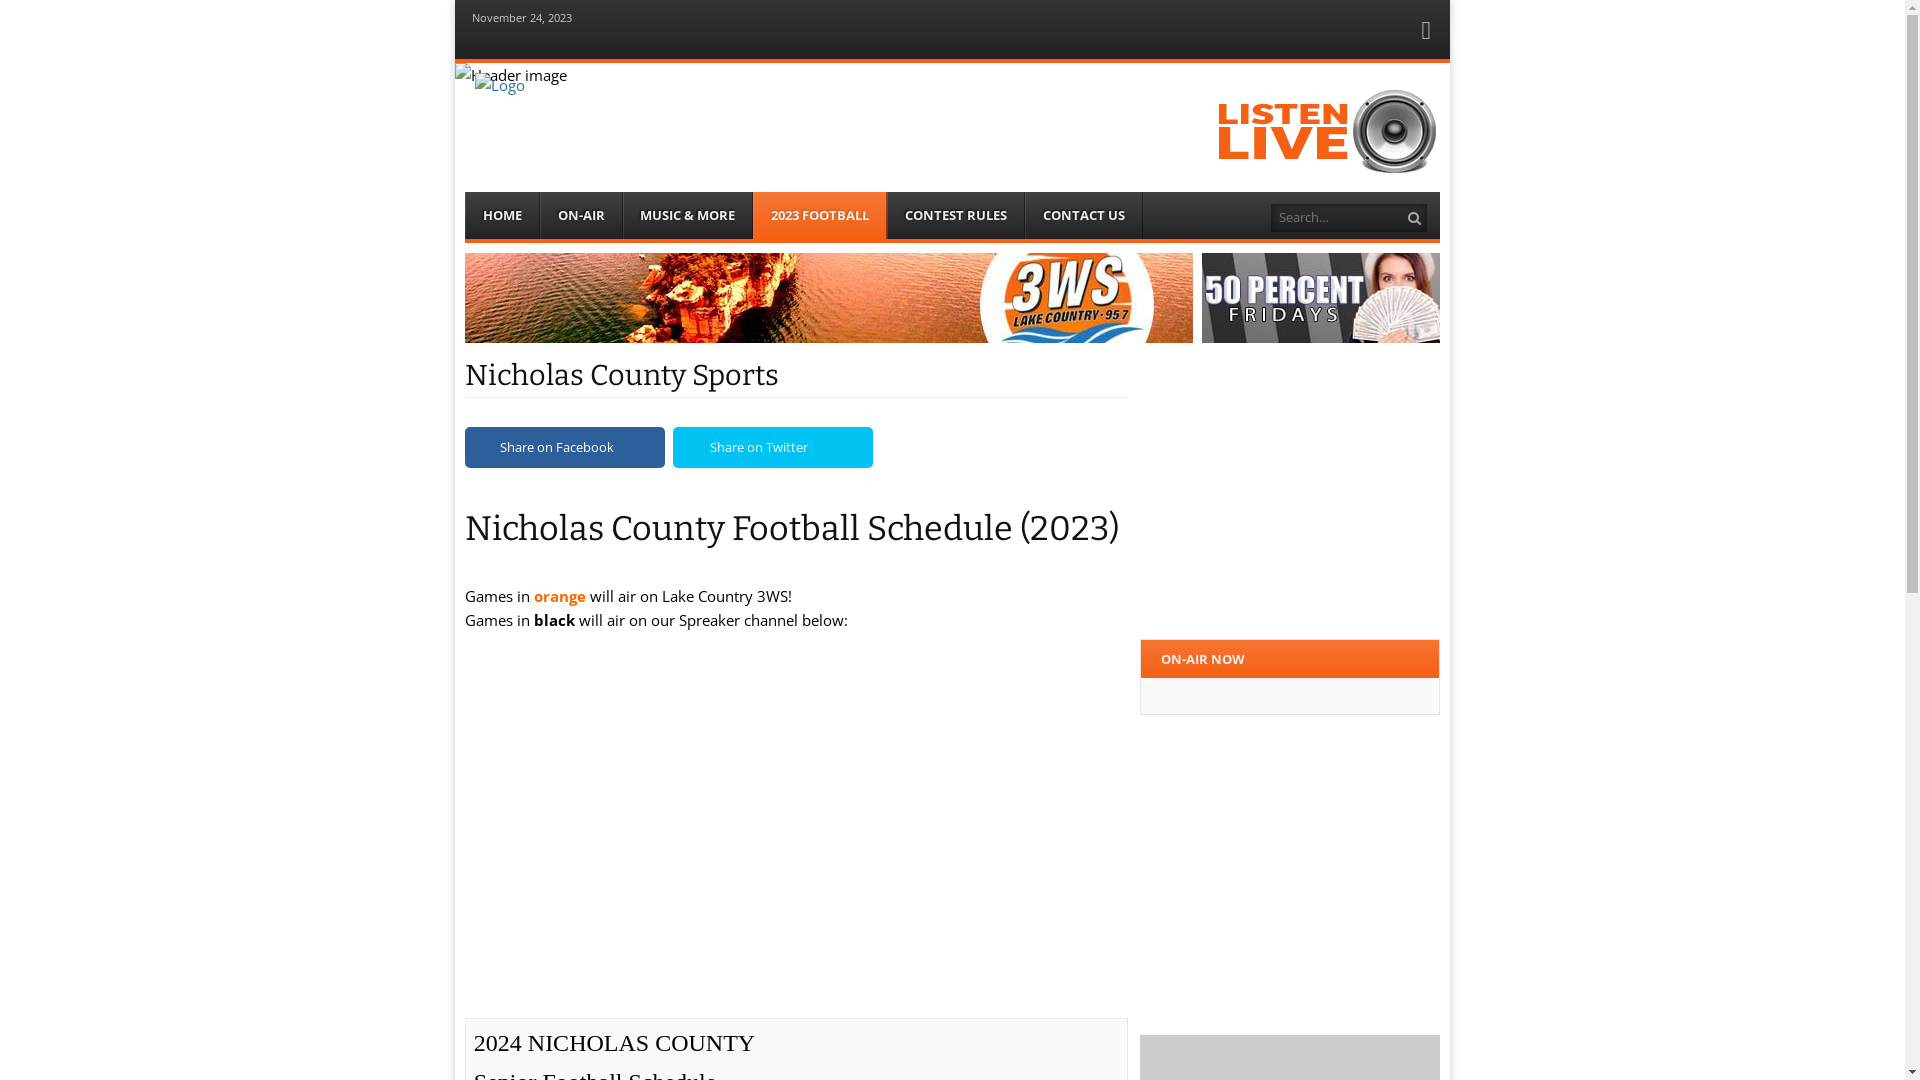 This screenshot has height=1080, width=1920. I want to click on '2023 FOOTBALL', so click(820, 215).